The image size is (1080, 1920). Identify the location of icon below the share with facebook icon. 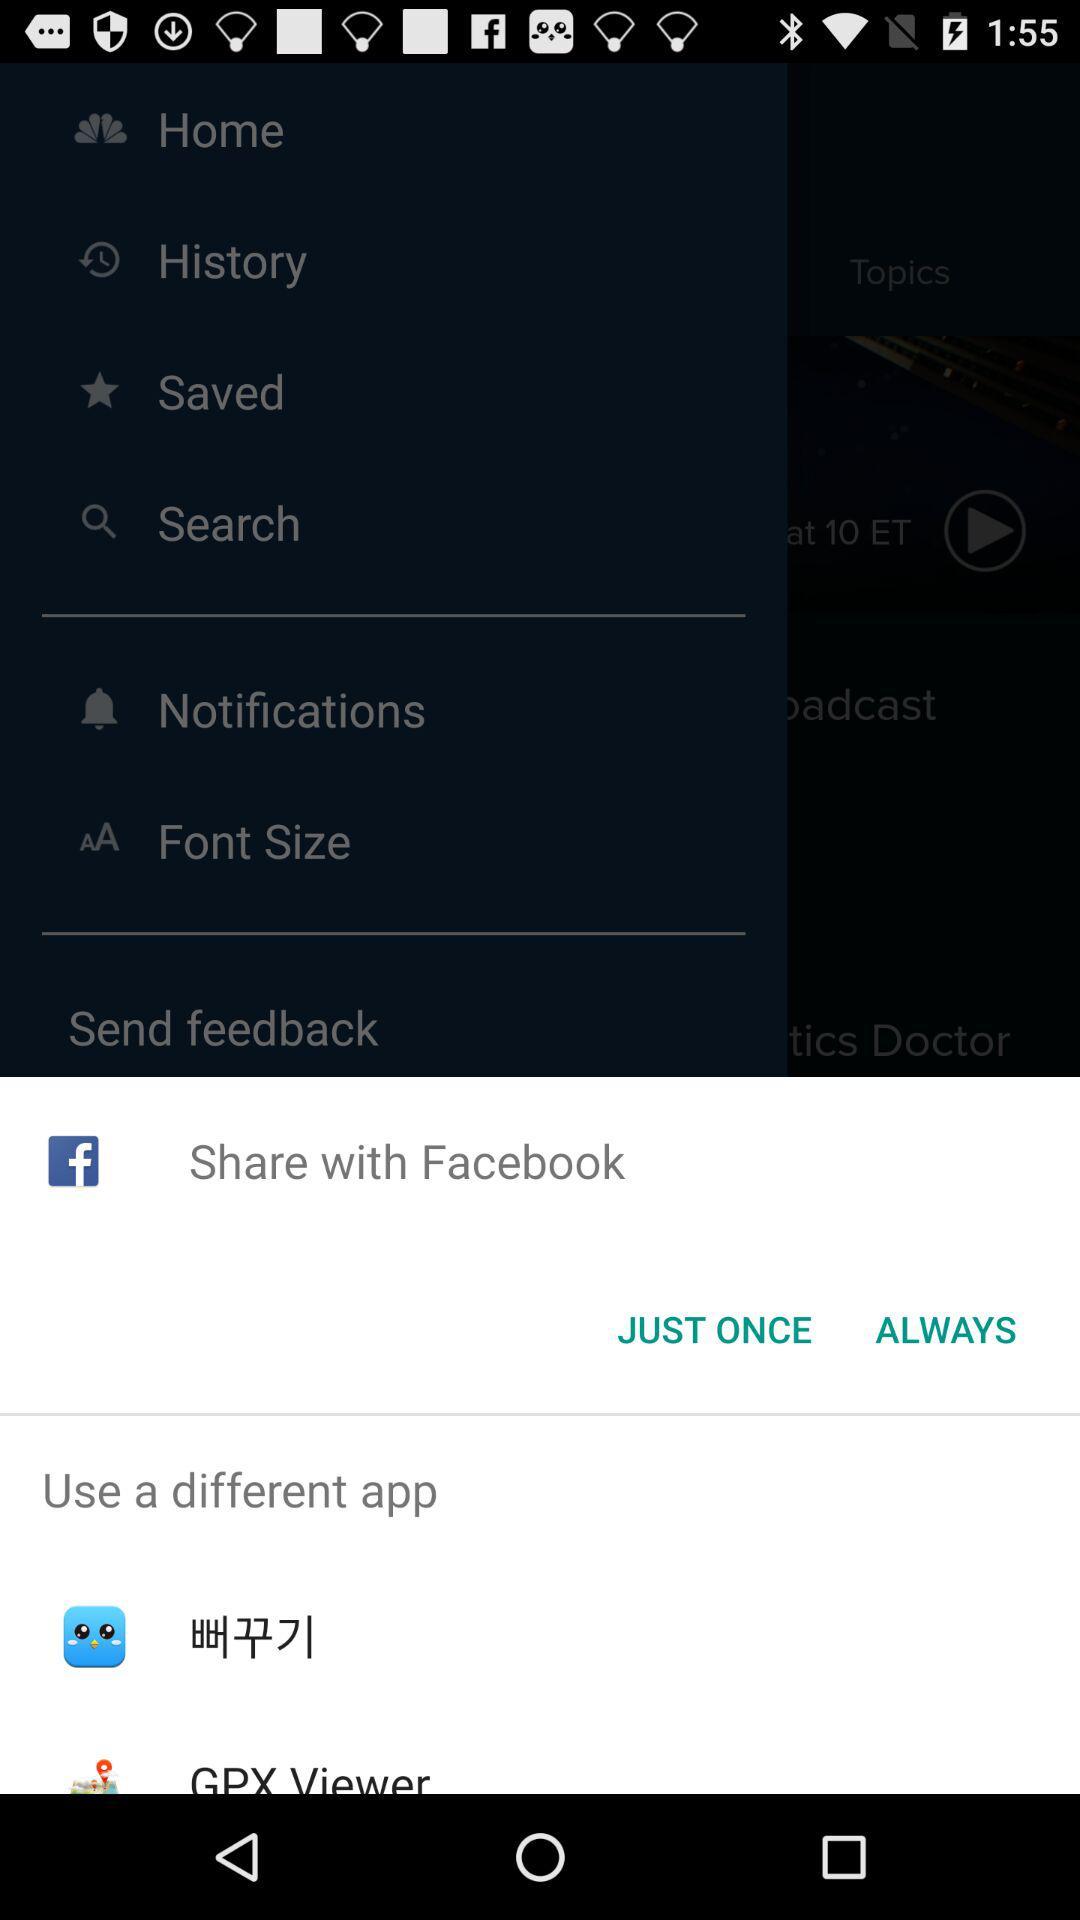
(945, 1329).